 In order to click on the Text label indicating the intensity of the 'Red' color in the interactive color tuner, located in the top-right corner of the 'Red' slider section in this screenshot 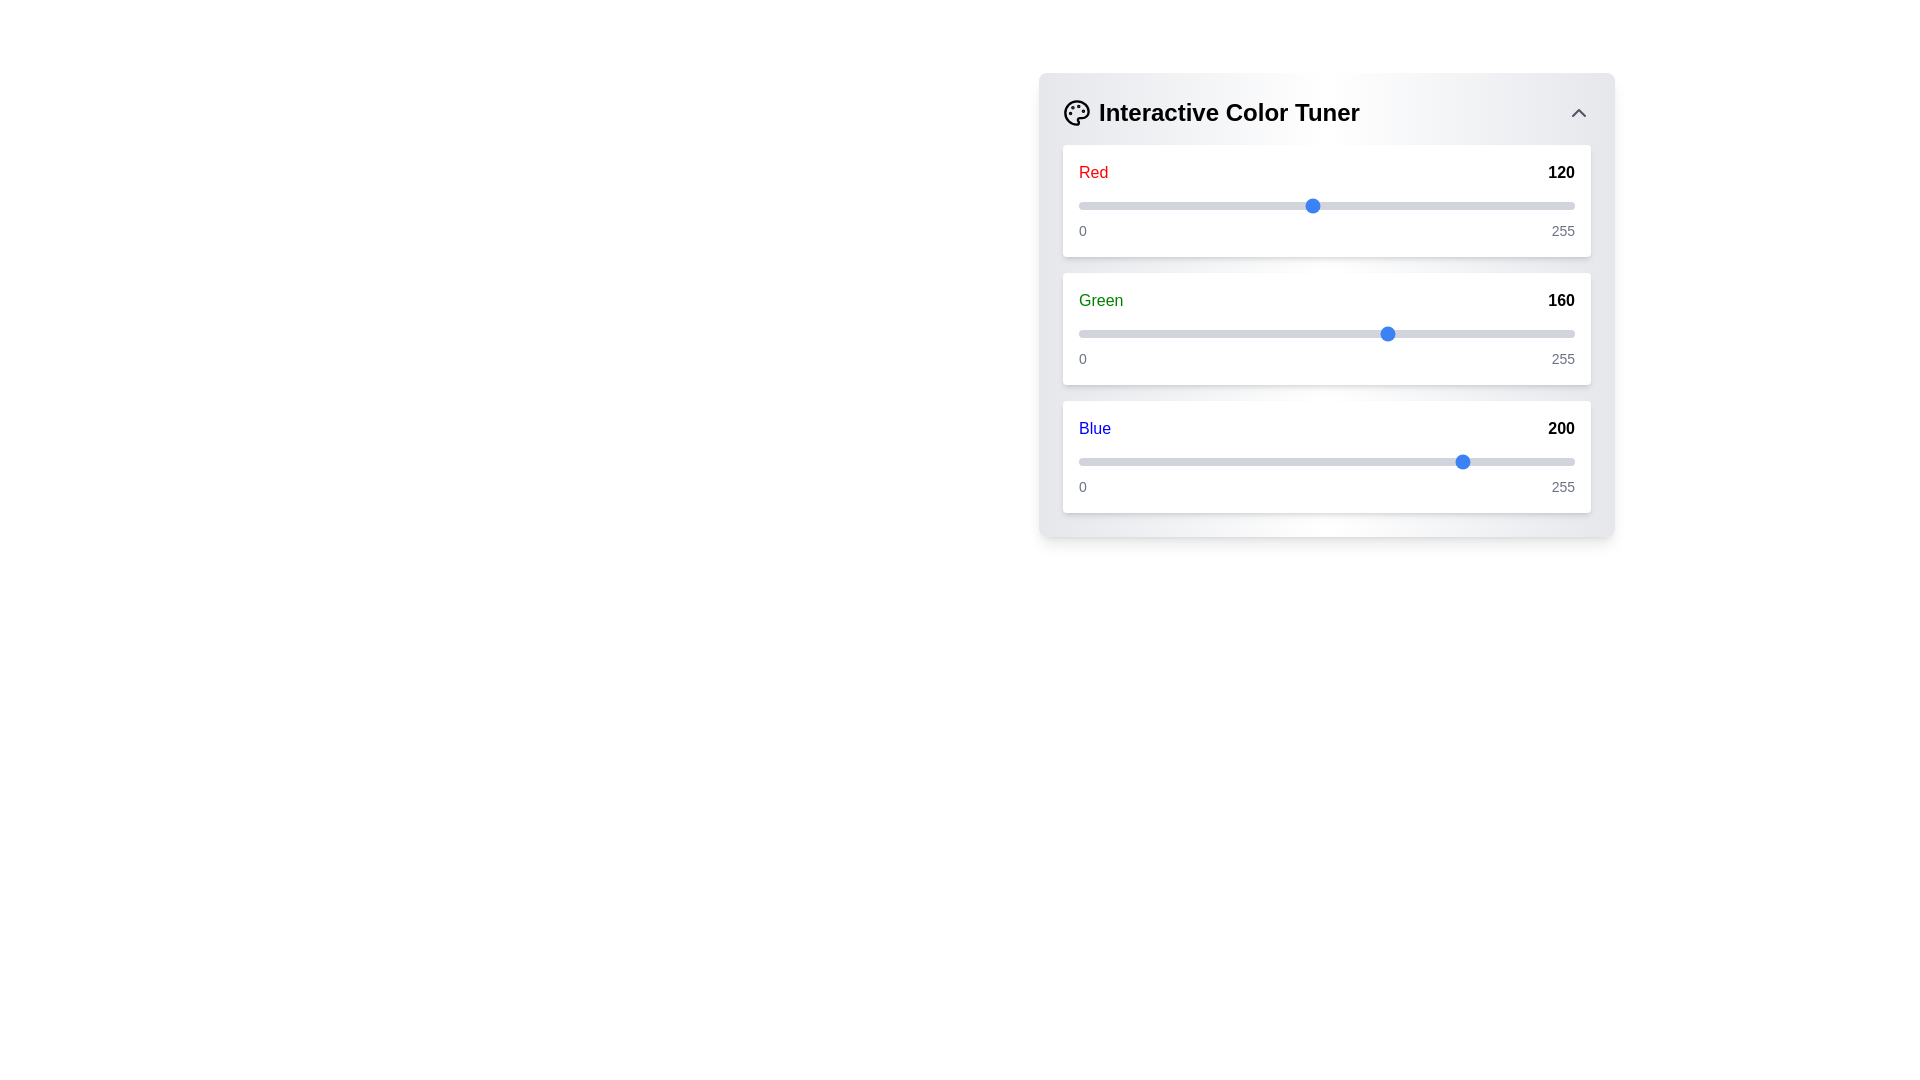, I will do `click(1560, 172)`.